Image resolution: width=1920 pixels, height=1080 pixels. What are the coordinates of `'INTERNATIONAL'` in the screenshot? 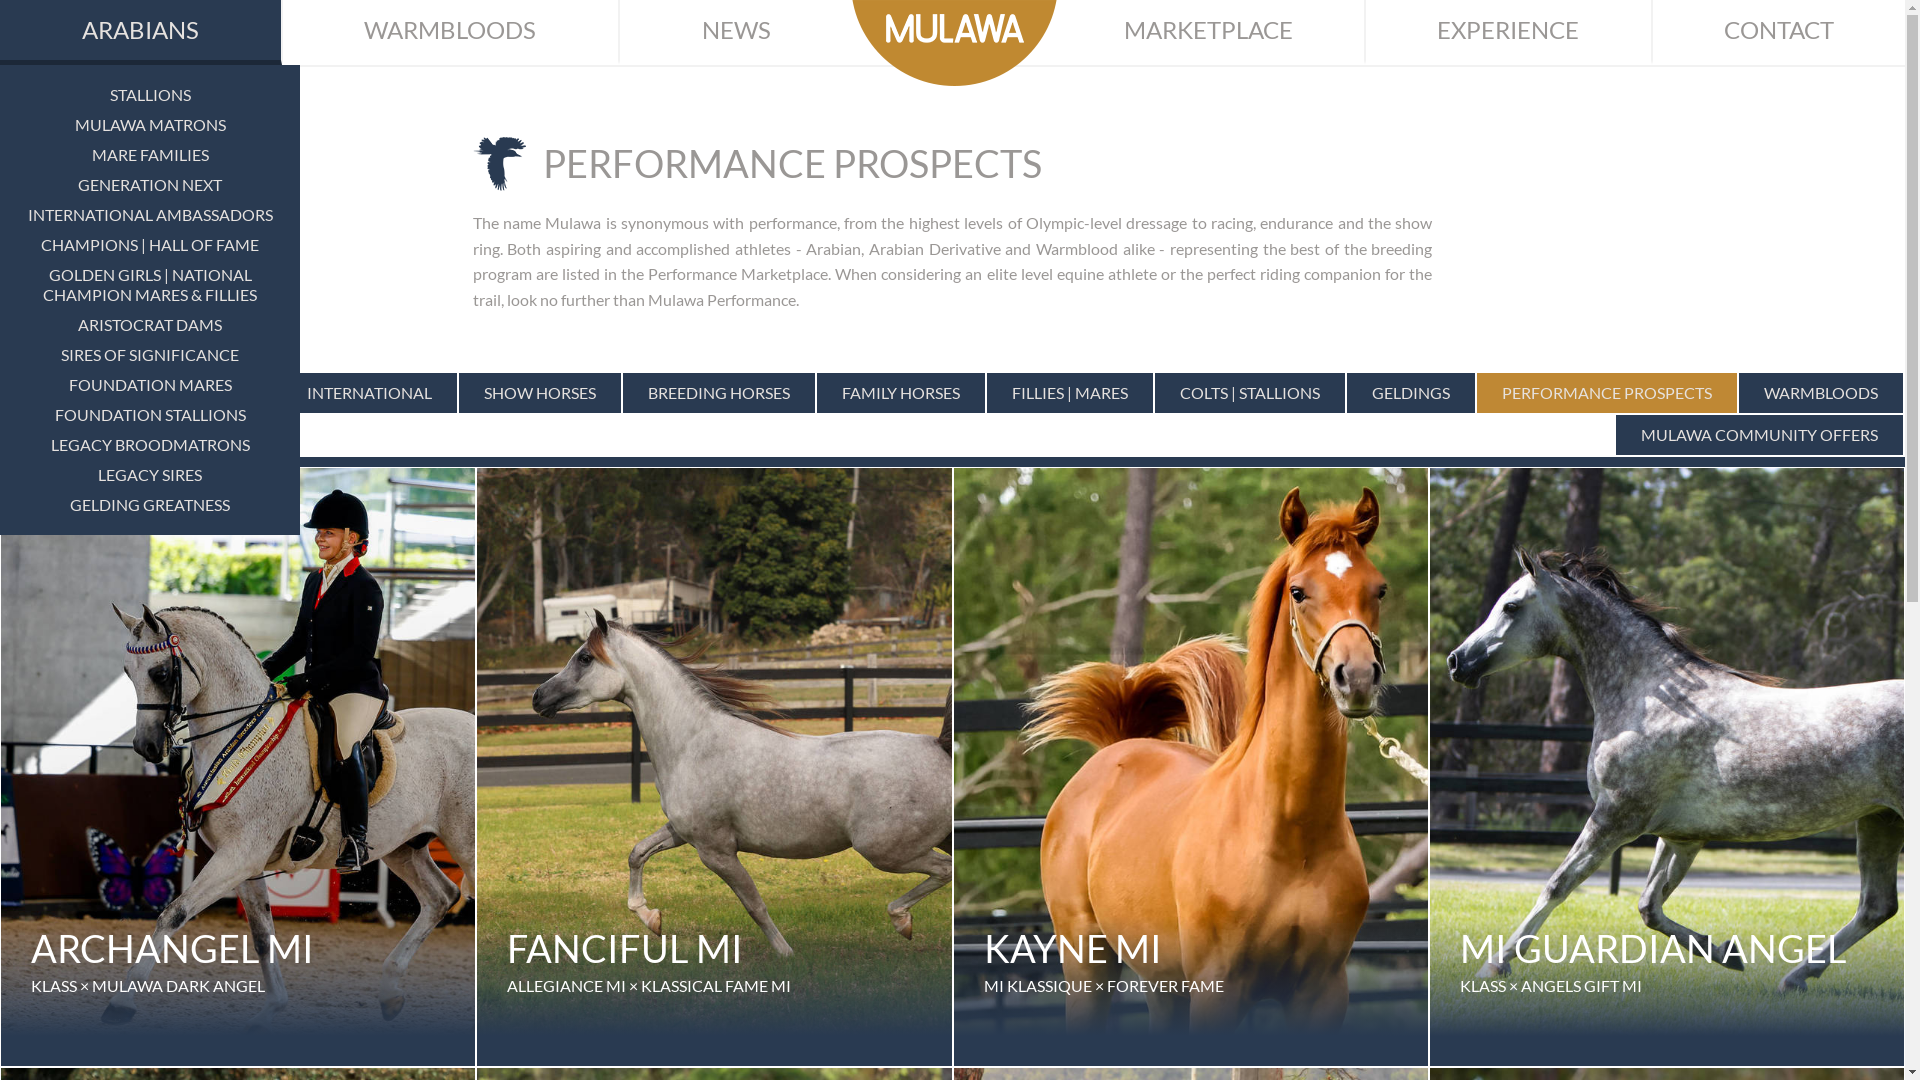 It's located at (281, 393).